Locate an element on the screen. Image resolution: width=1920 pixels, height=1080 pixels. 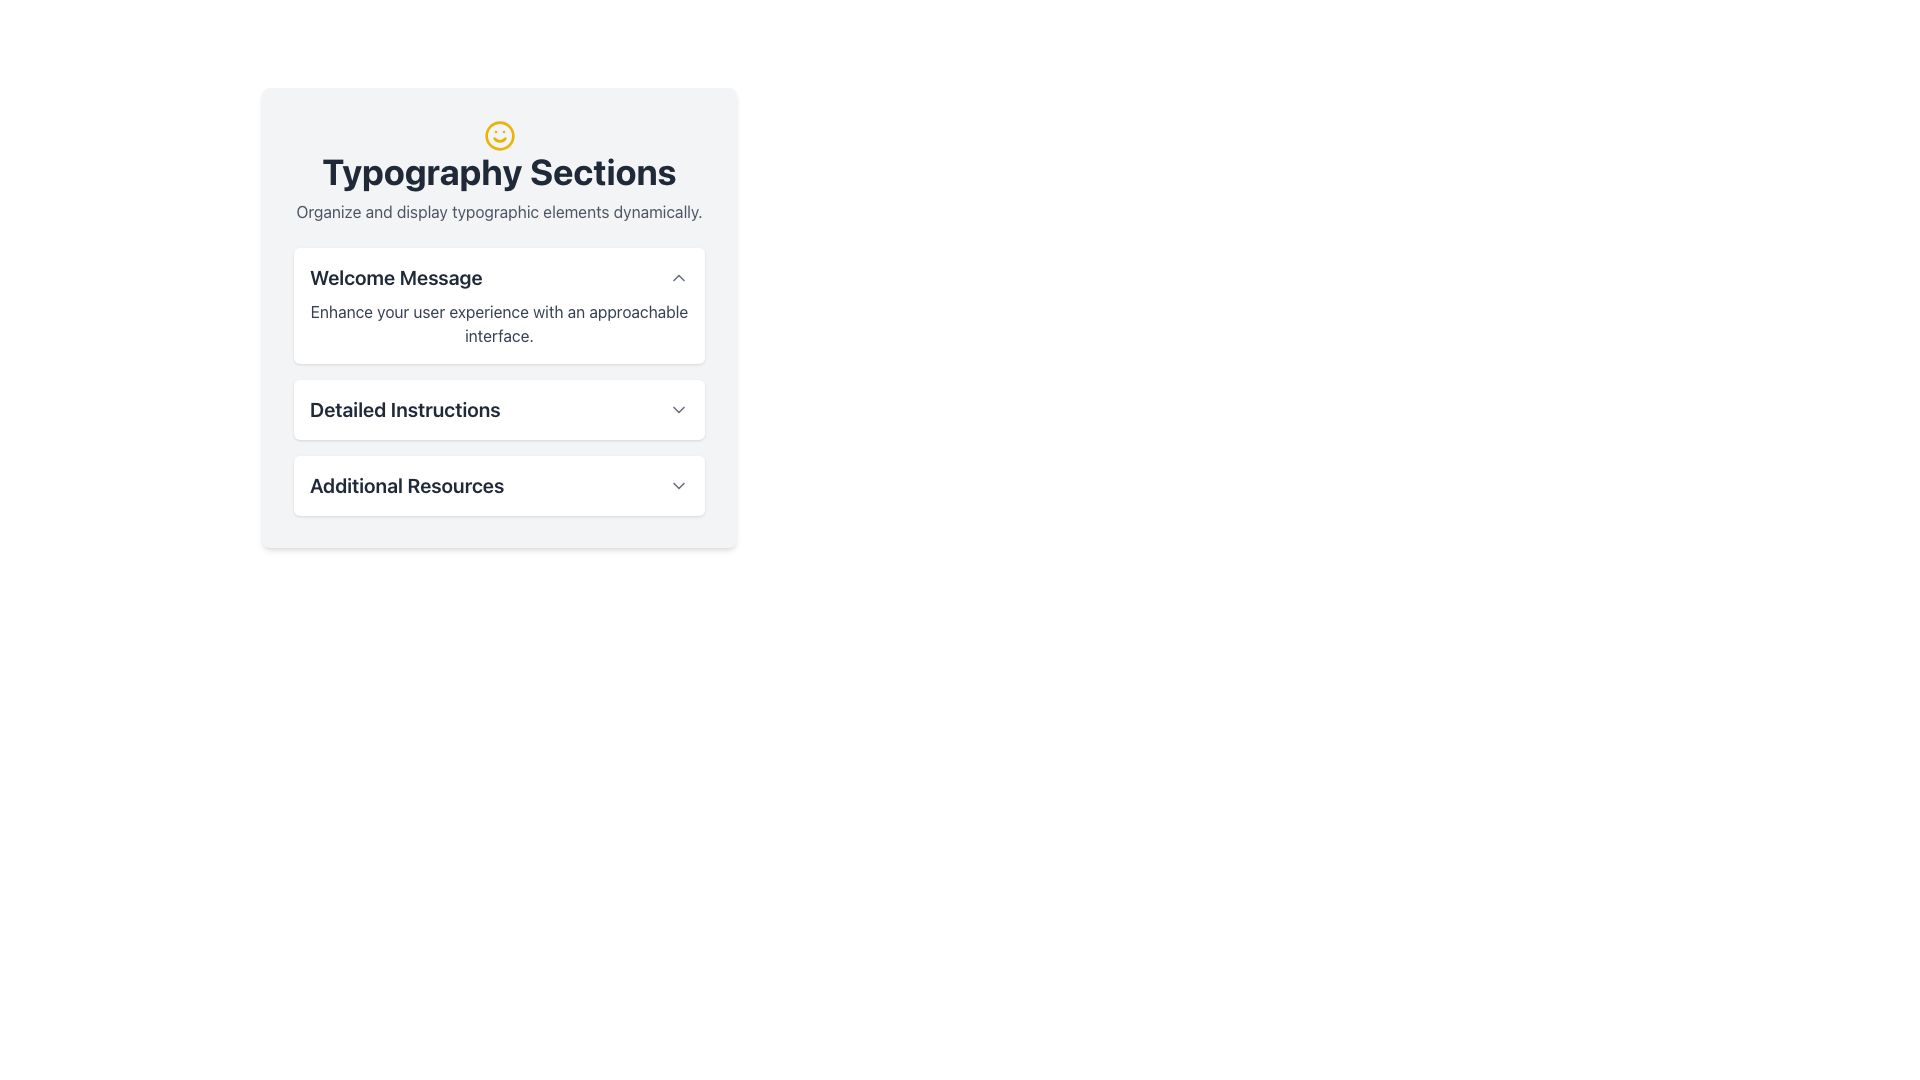
keyboard navigation is located at coordinates (499, 408).